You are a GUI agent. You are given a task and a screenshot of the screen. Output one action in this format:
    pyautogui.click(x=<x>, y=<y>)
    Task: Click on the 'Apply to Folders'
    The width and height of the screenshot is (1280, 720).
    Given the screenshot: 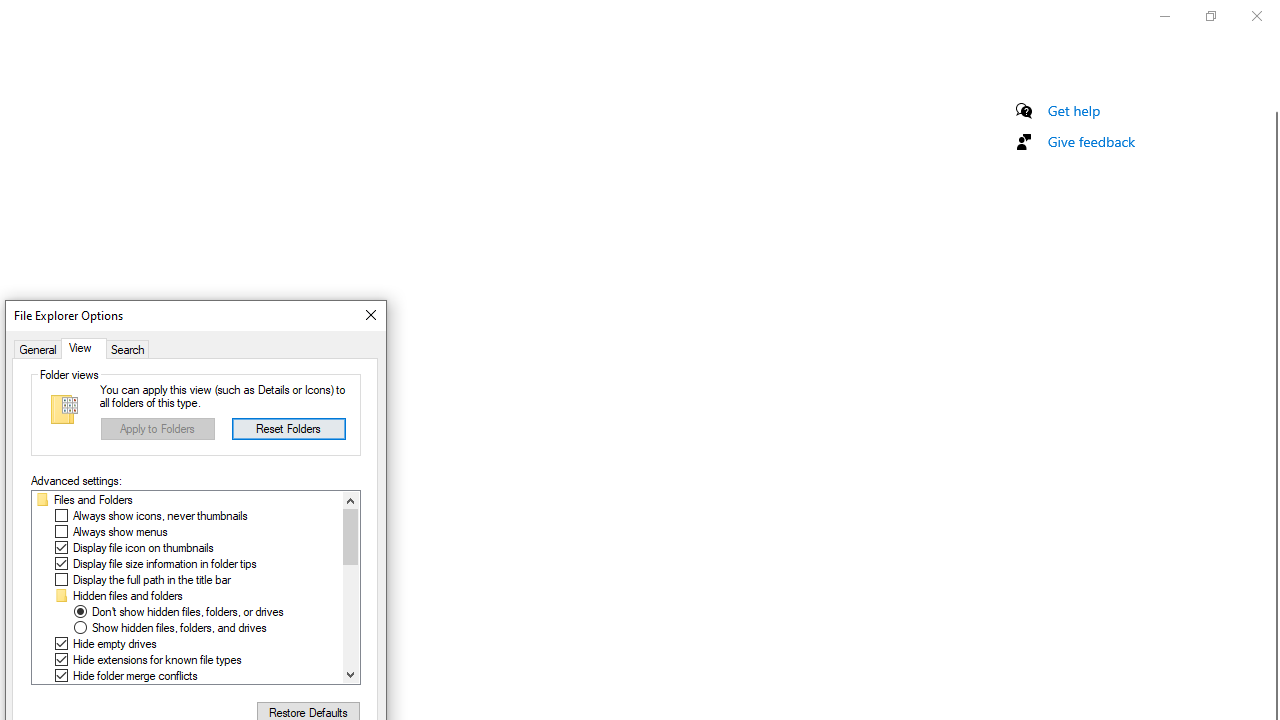 What is the action you would take?
    pyautogui.click(x=157, y=427)
    